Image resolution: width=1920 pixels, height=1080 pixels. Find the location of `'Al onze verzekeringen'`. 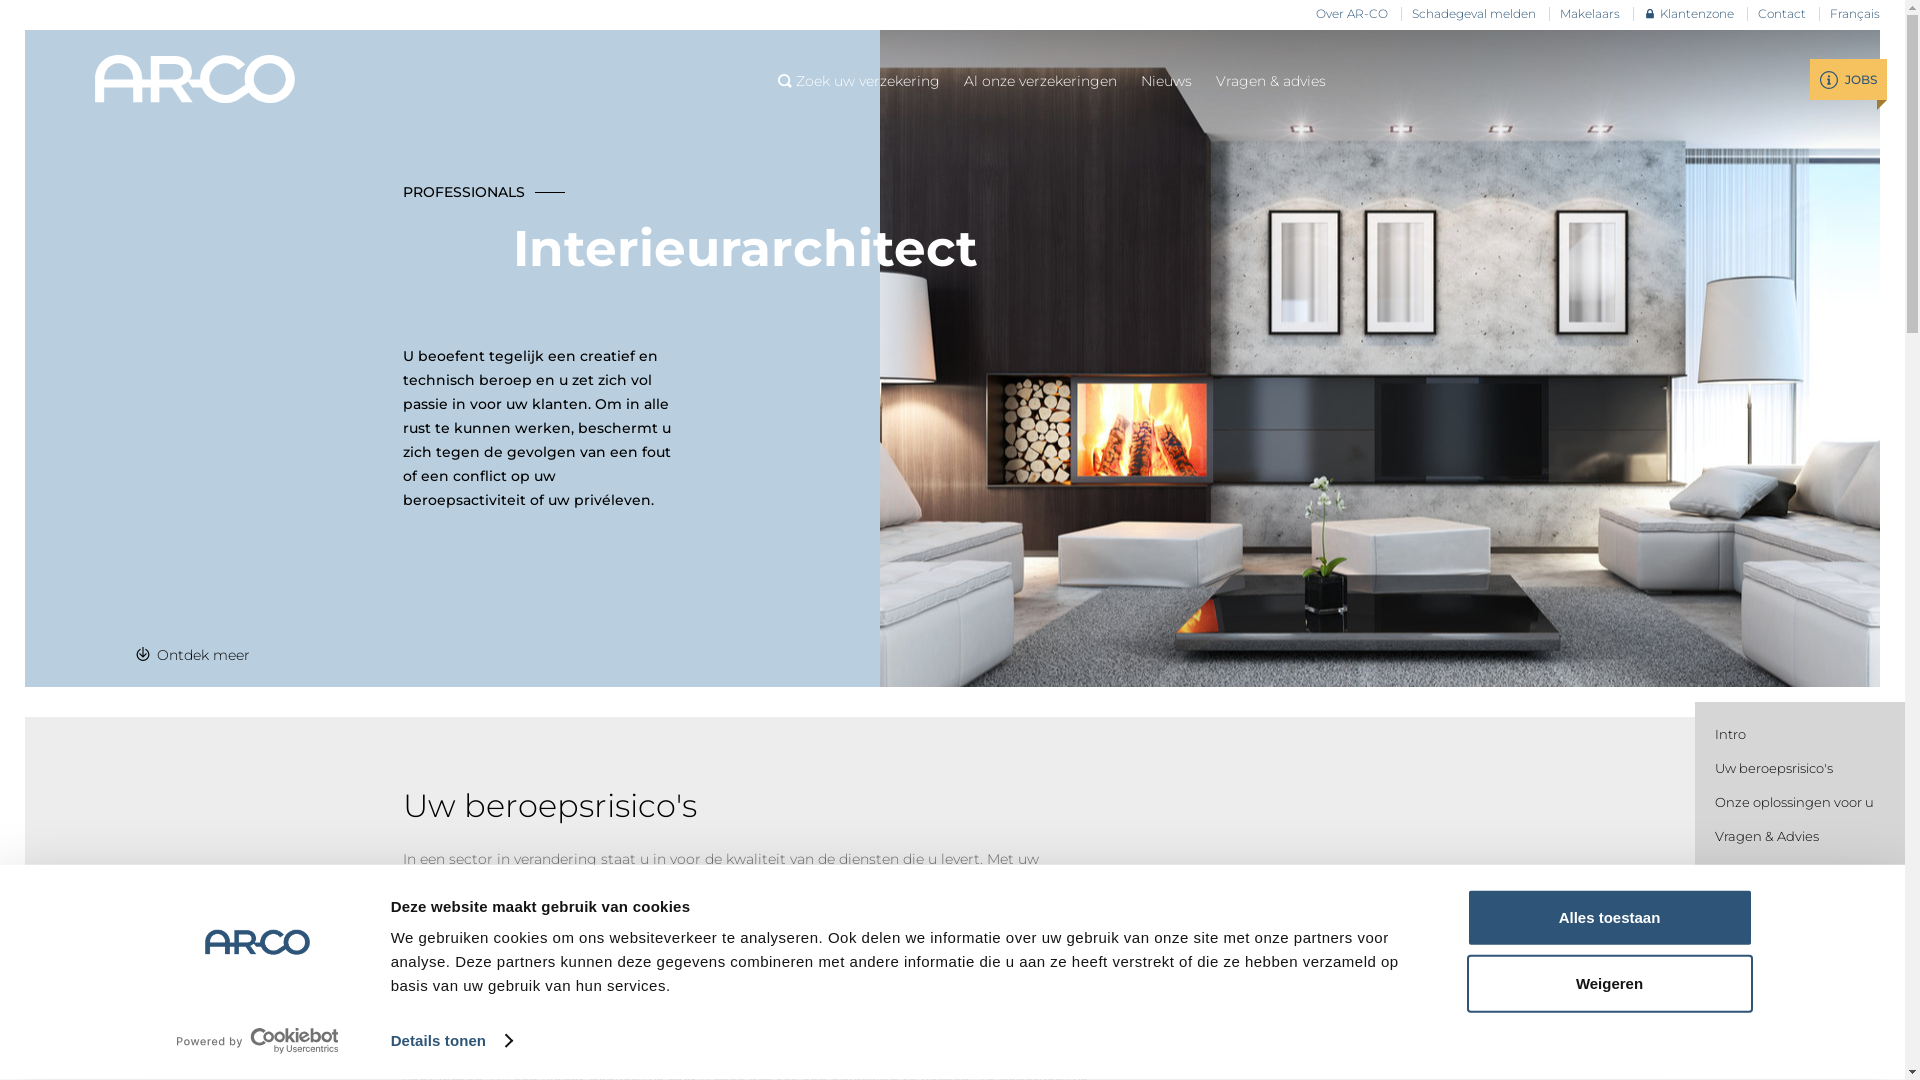

'Al onze verzekeringen' is located at coordinates (964, 80).